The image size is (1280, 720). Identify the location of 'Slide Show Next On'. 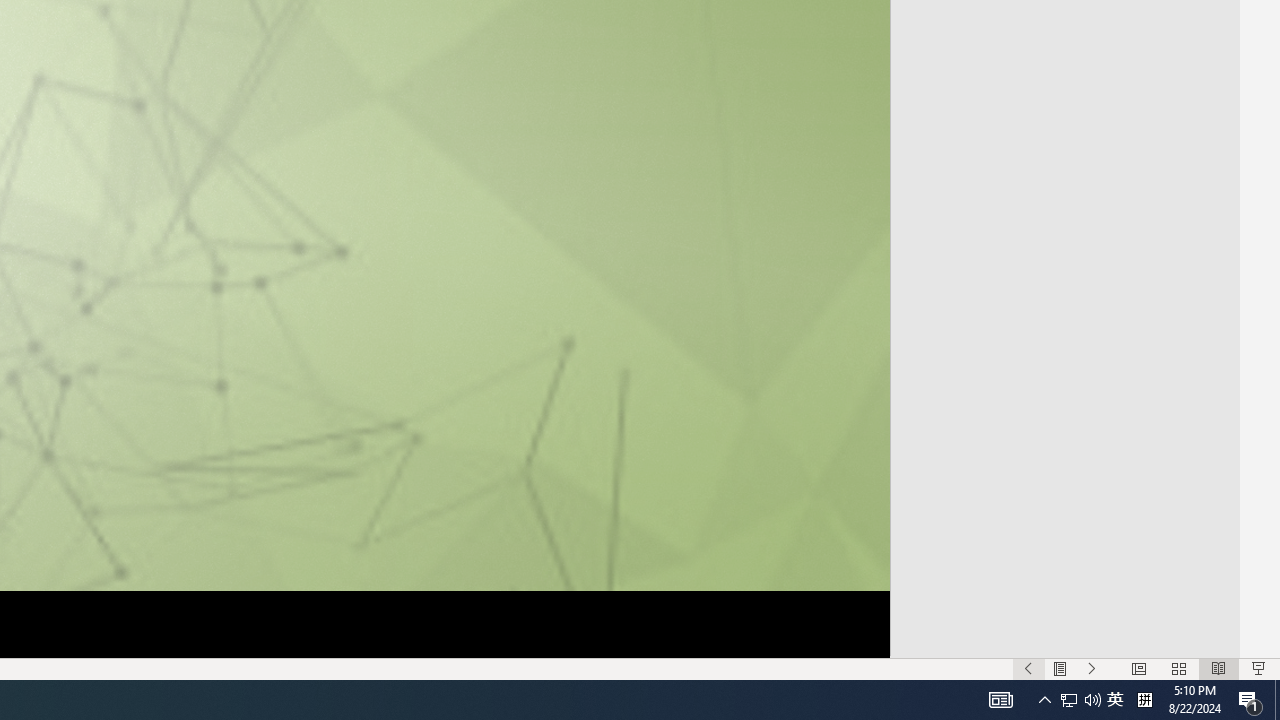
(1091, 669).